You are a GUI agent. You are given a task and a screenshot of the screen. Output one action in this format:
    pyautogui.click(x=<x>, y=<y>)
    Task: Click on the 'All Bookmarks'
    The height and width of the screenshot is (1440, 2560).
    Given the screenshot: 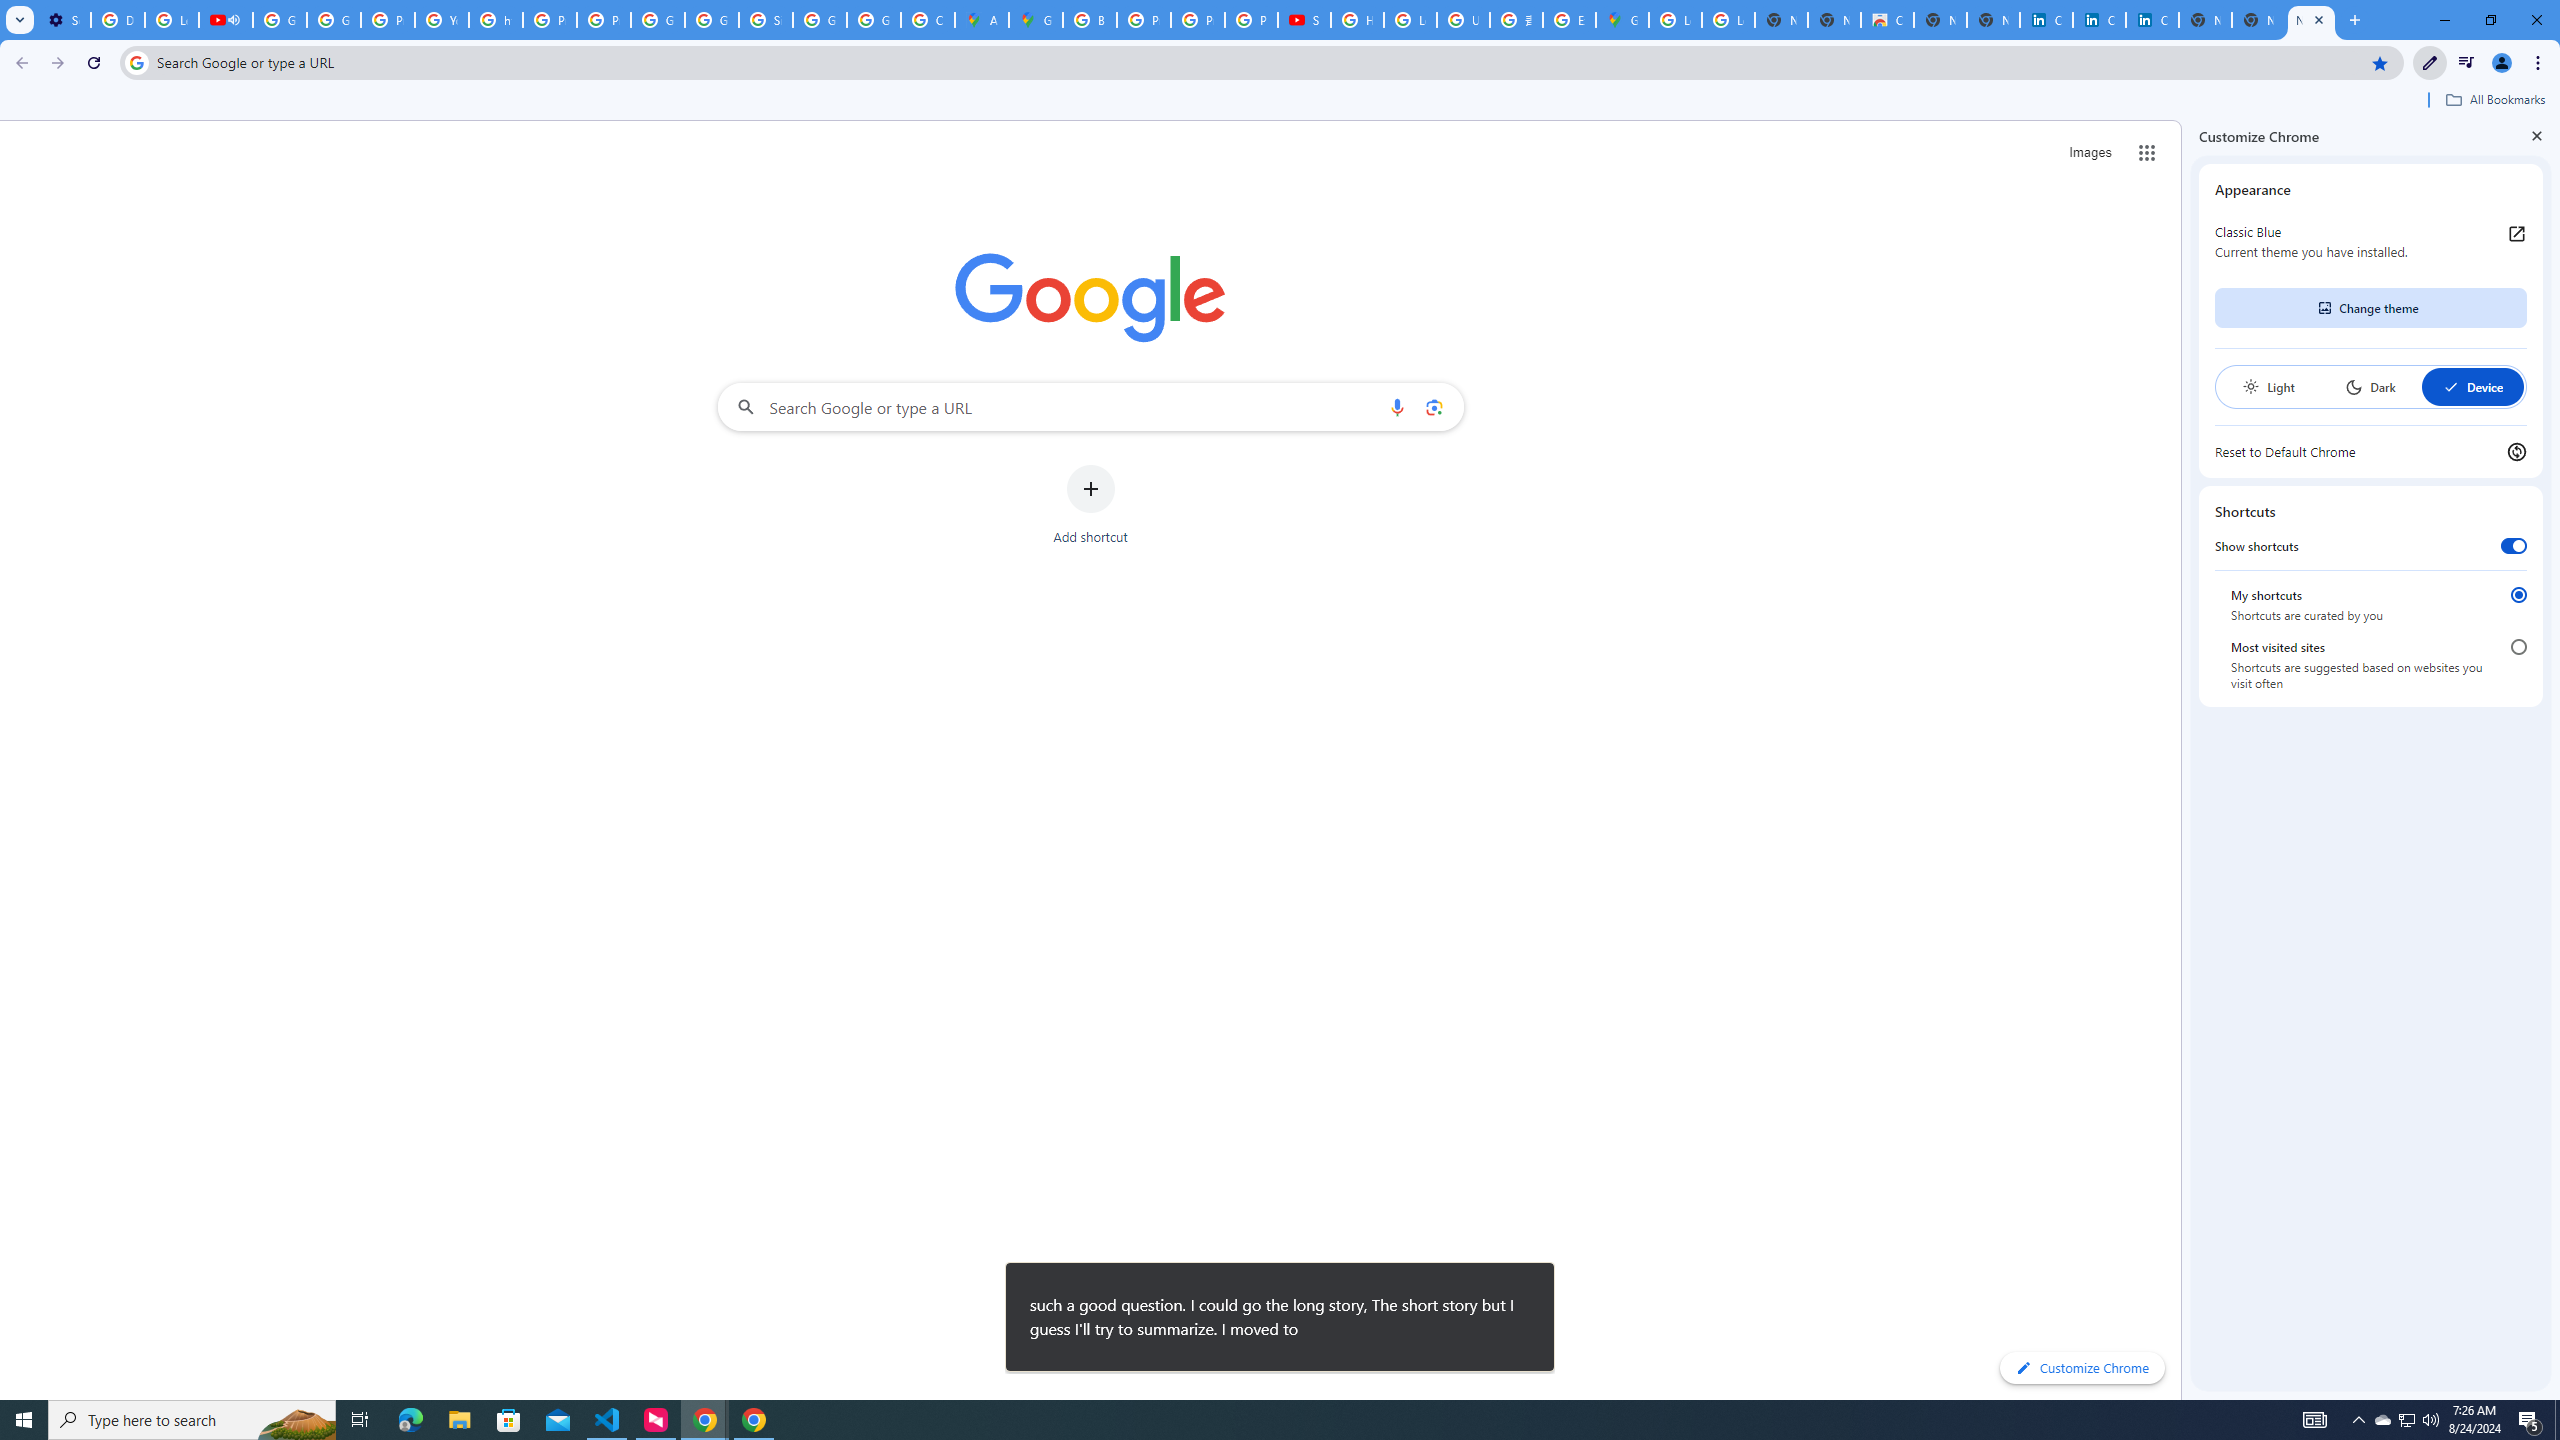 What is the action you would take?
    pyautogui.click(x=2494, y=99)
    